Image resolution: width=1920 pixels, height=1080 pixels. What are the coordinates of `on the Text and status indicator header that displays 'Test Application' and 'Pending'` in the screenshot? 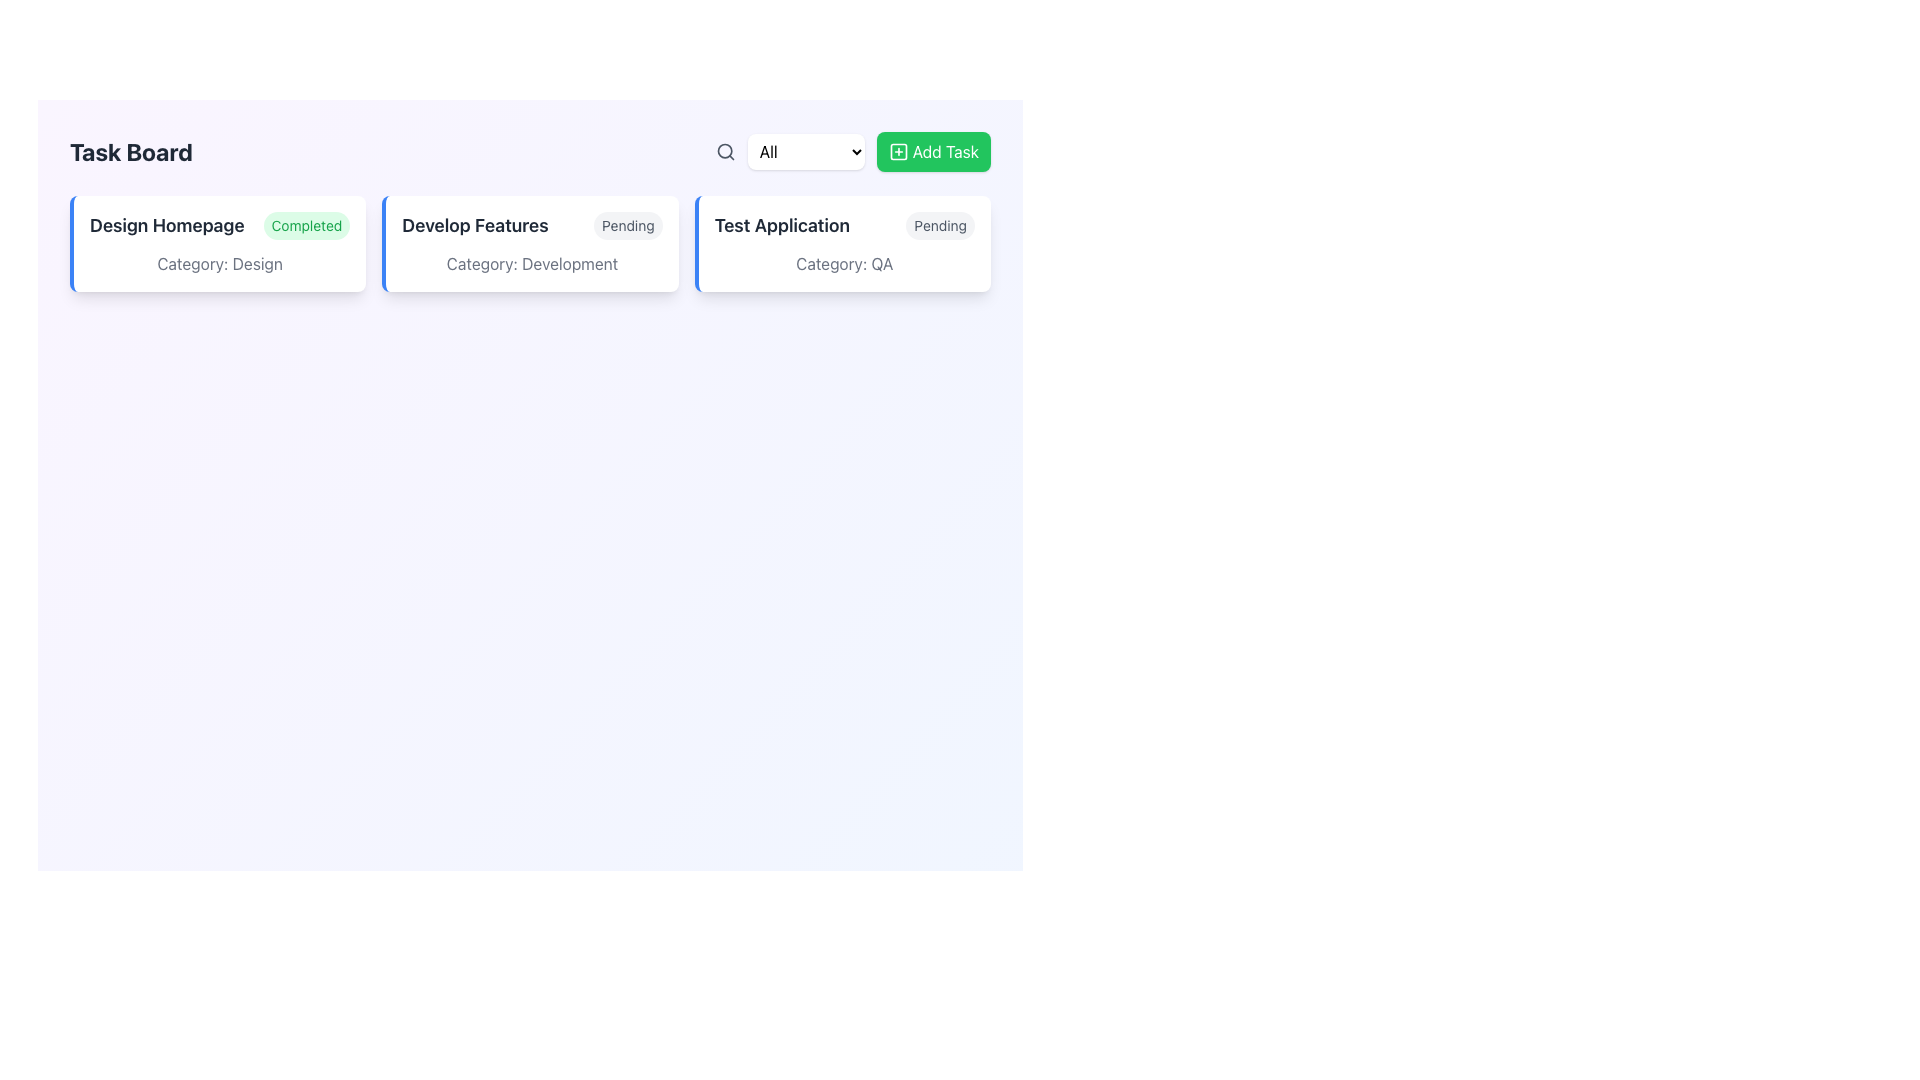 It's located at (844, 225).